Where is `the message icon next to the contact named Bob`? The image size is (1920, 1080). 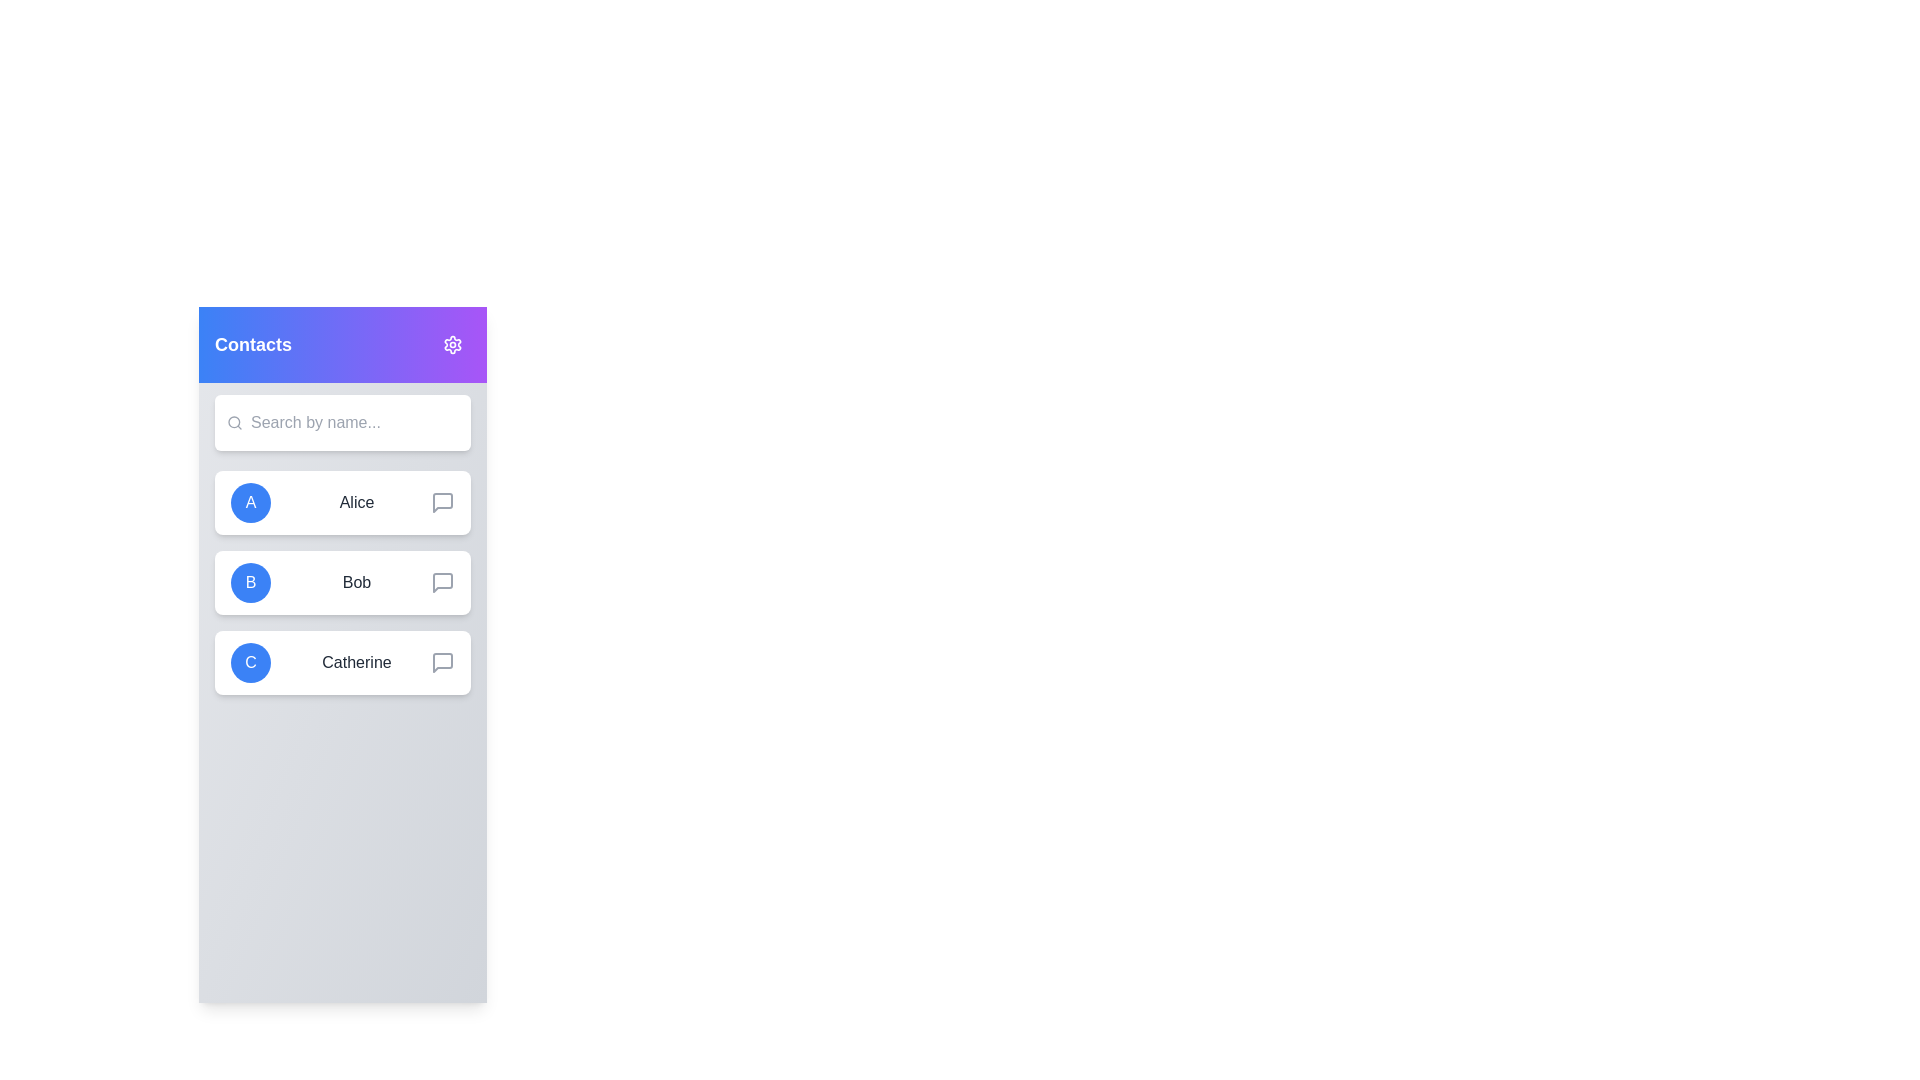
the message icon next to the contact named Bob is located at coordinates (441, 582).